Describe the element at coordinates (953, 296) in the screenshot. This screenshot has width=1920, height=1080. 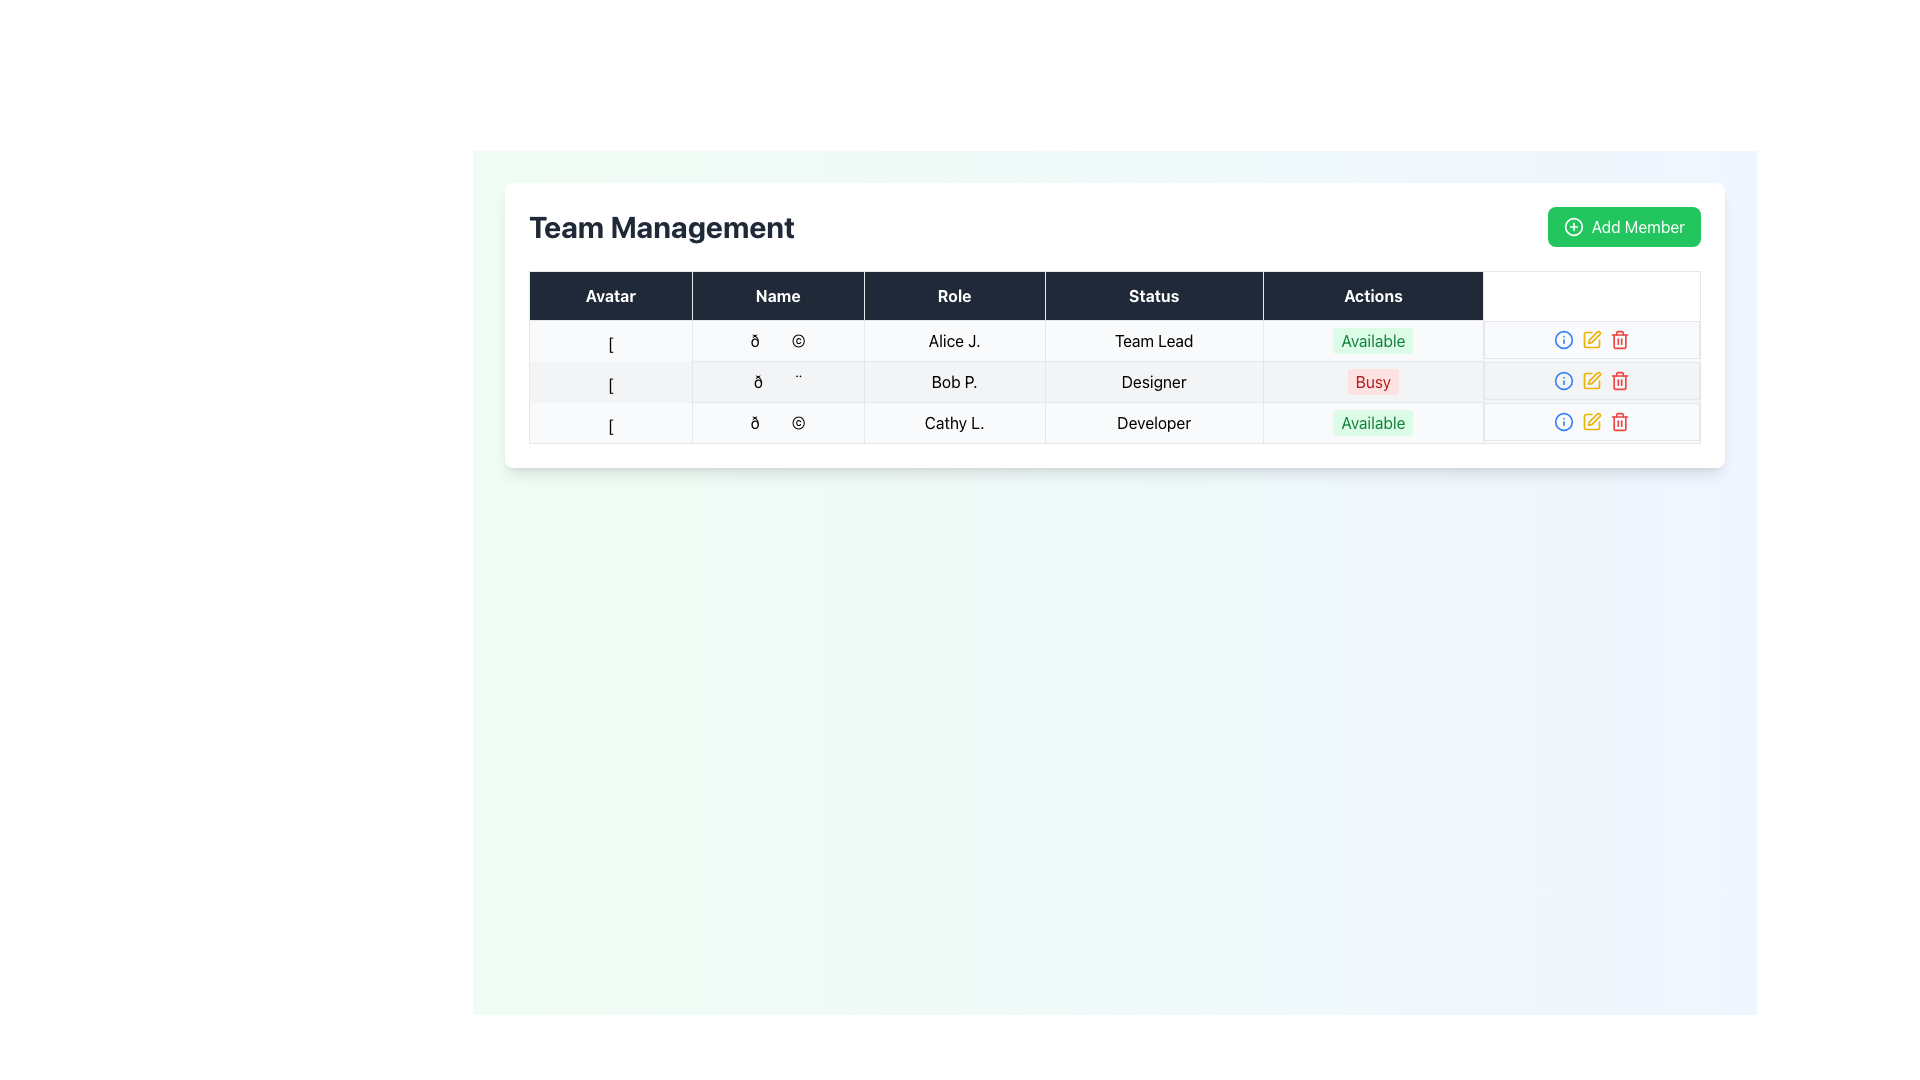
I see `the header labeled 'Role' in the Team Management table, which is the third entry in the header row, located between 'Name' and 'Status'` at that location.